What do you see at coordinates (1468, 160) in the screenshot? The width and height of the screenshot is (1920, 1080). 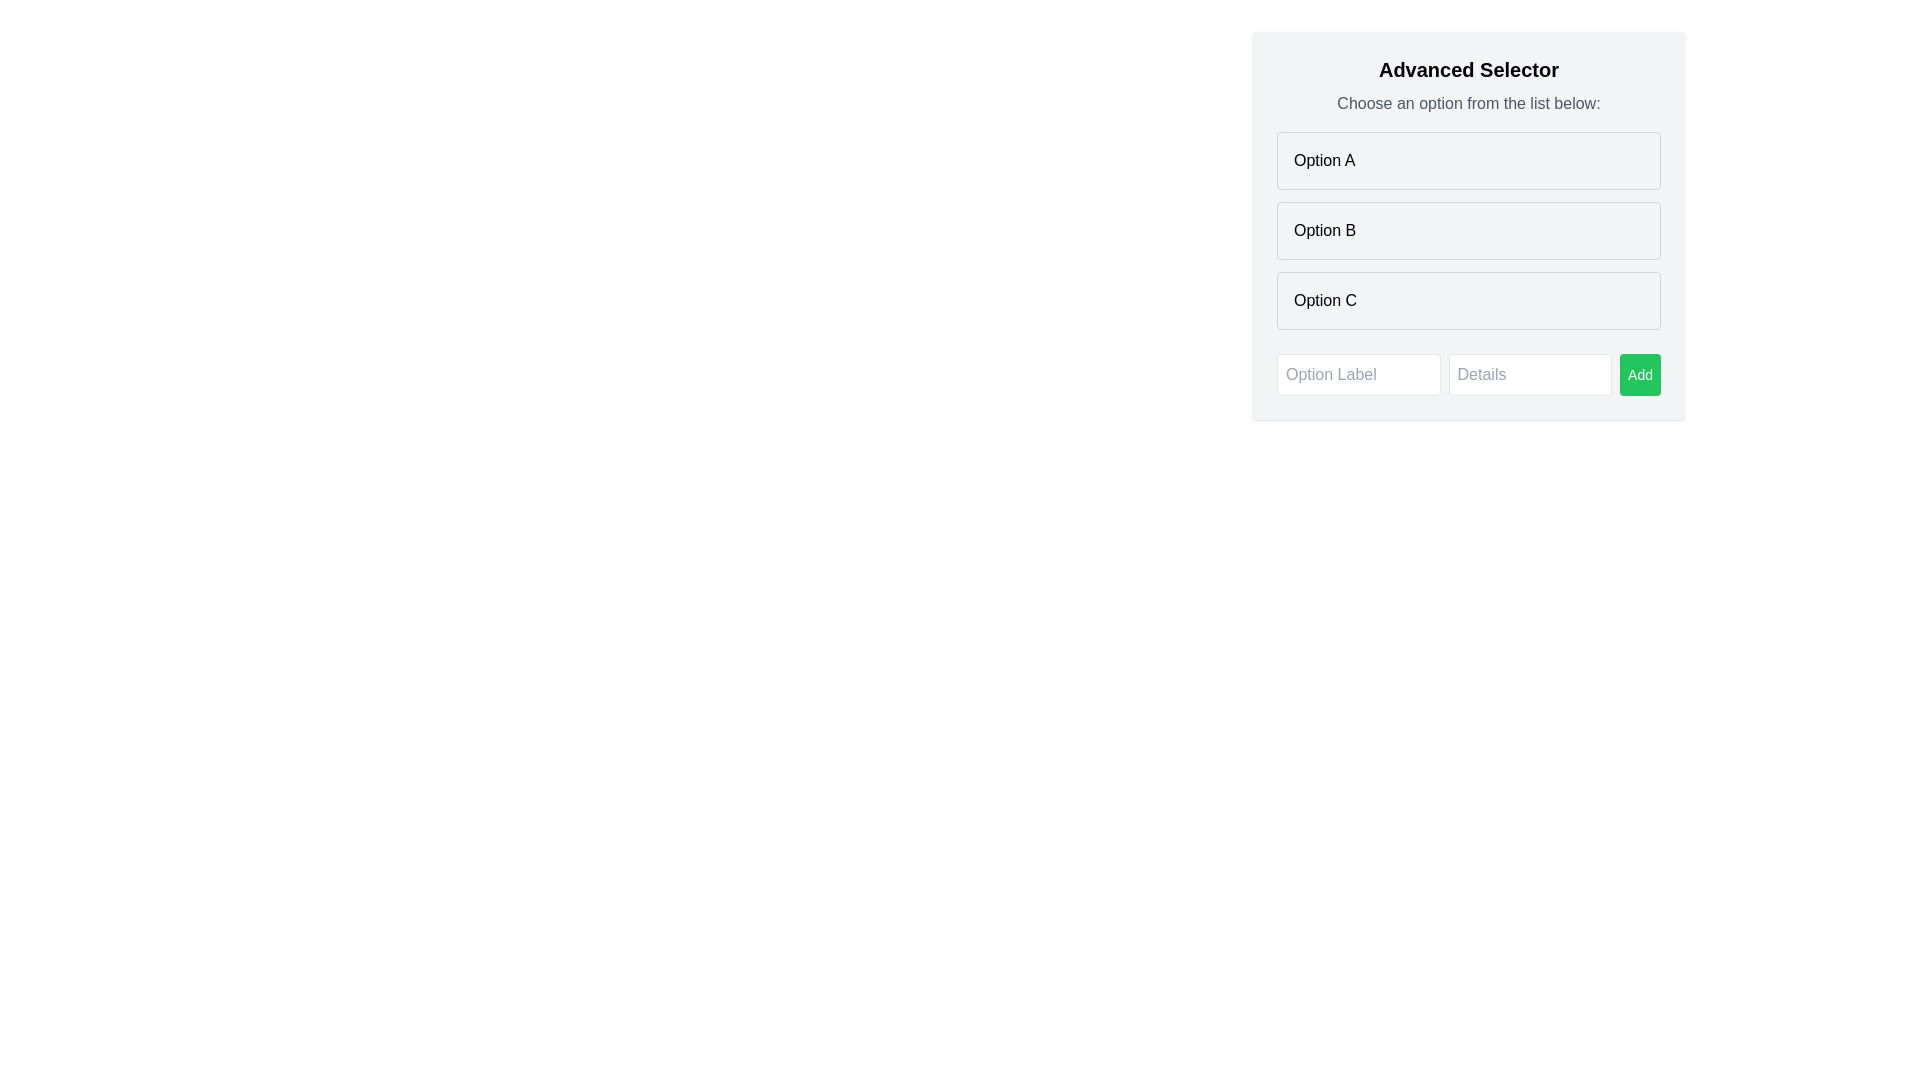 I see `the first option in the vertically stacked list of selectable items within the 'Advanced Selector' UI component` at bounding box center [1468, 160].